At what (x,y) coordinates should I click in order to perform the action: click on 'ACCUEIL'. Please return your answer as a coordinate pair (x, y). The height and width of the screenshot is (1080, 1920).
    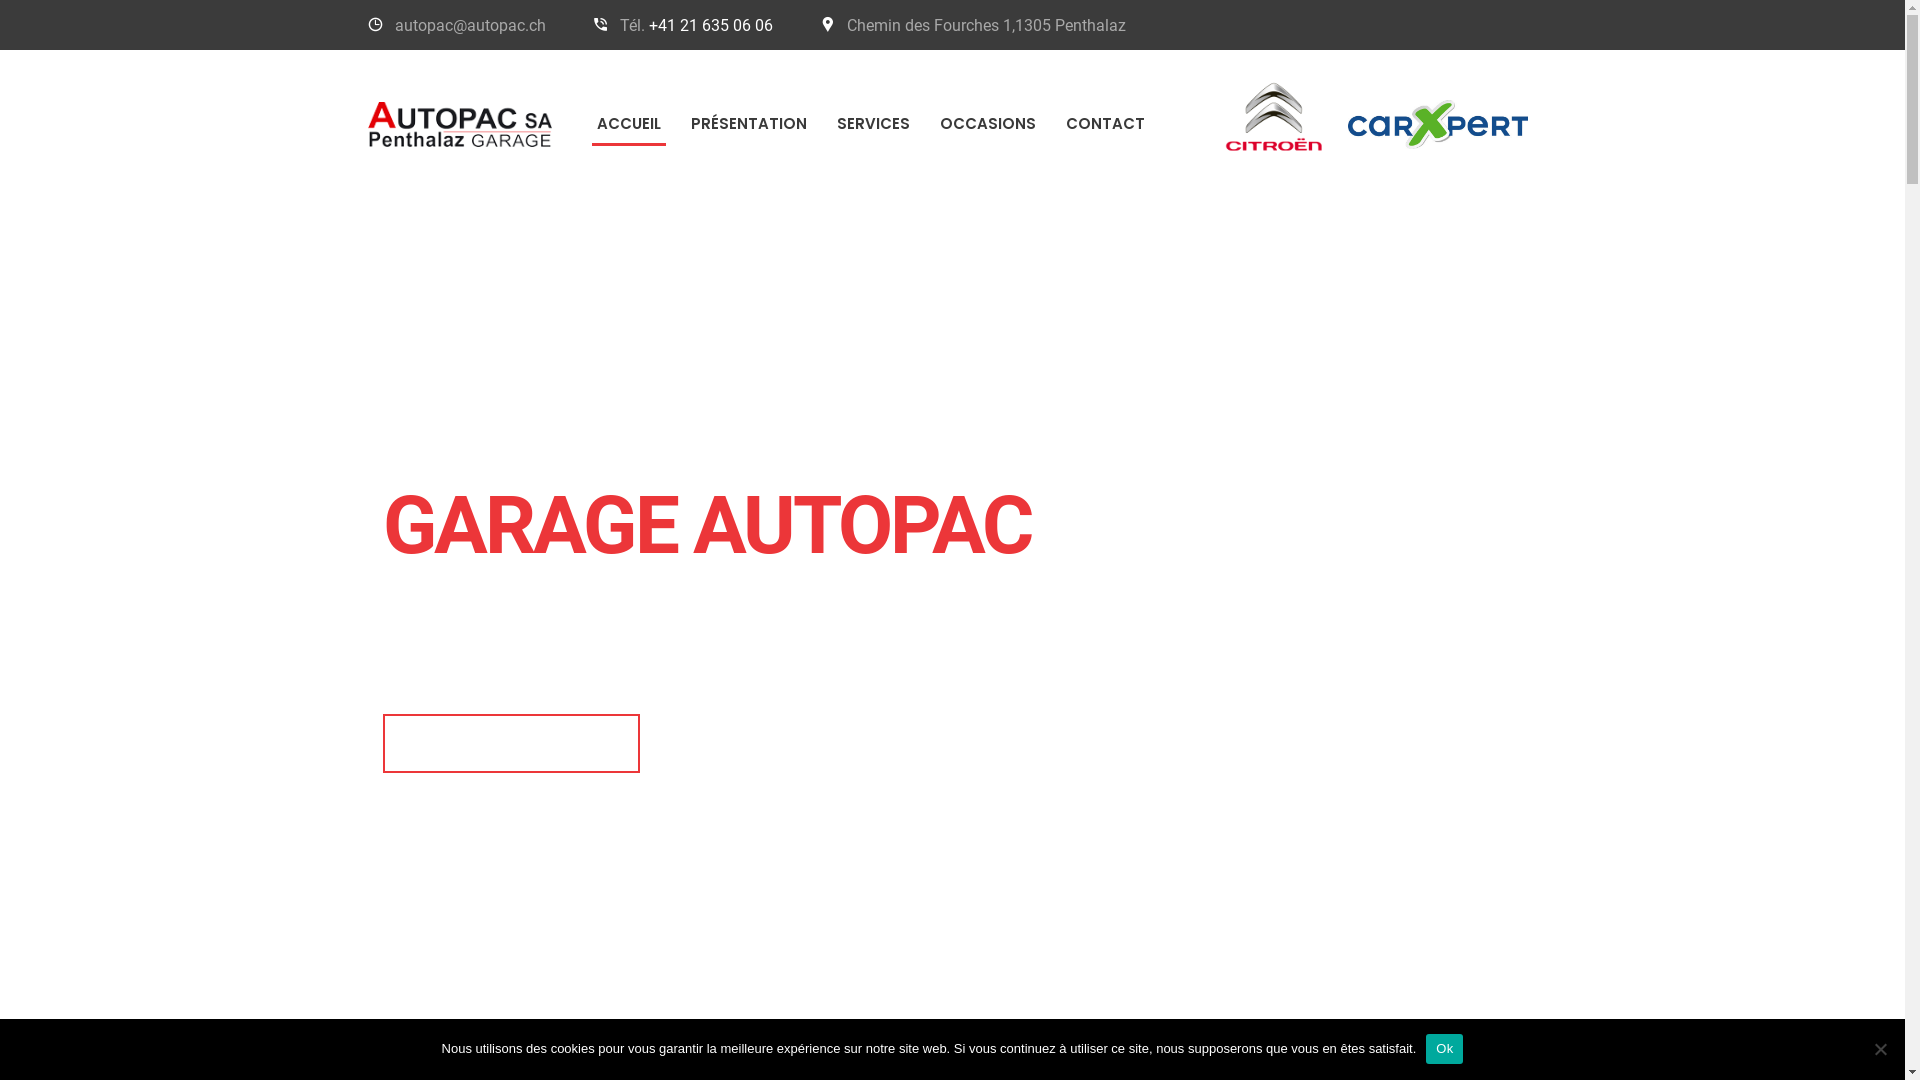
    Looking at the image, I should click on (627, 123).